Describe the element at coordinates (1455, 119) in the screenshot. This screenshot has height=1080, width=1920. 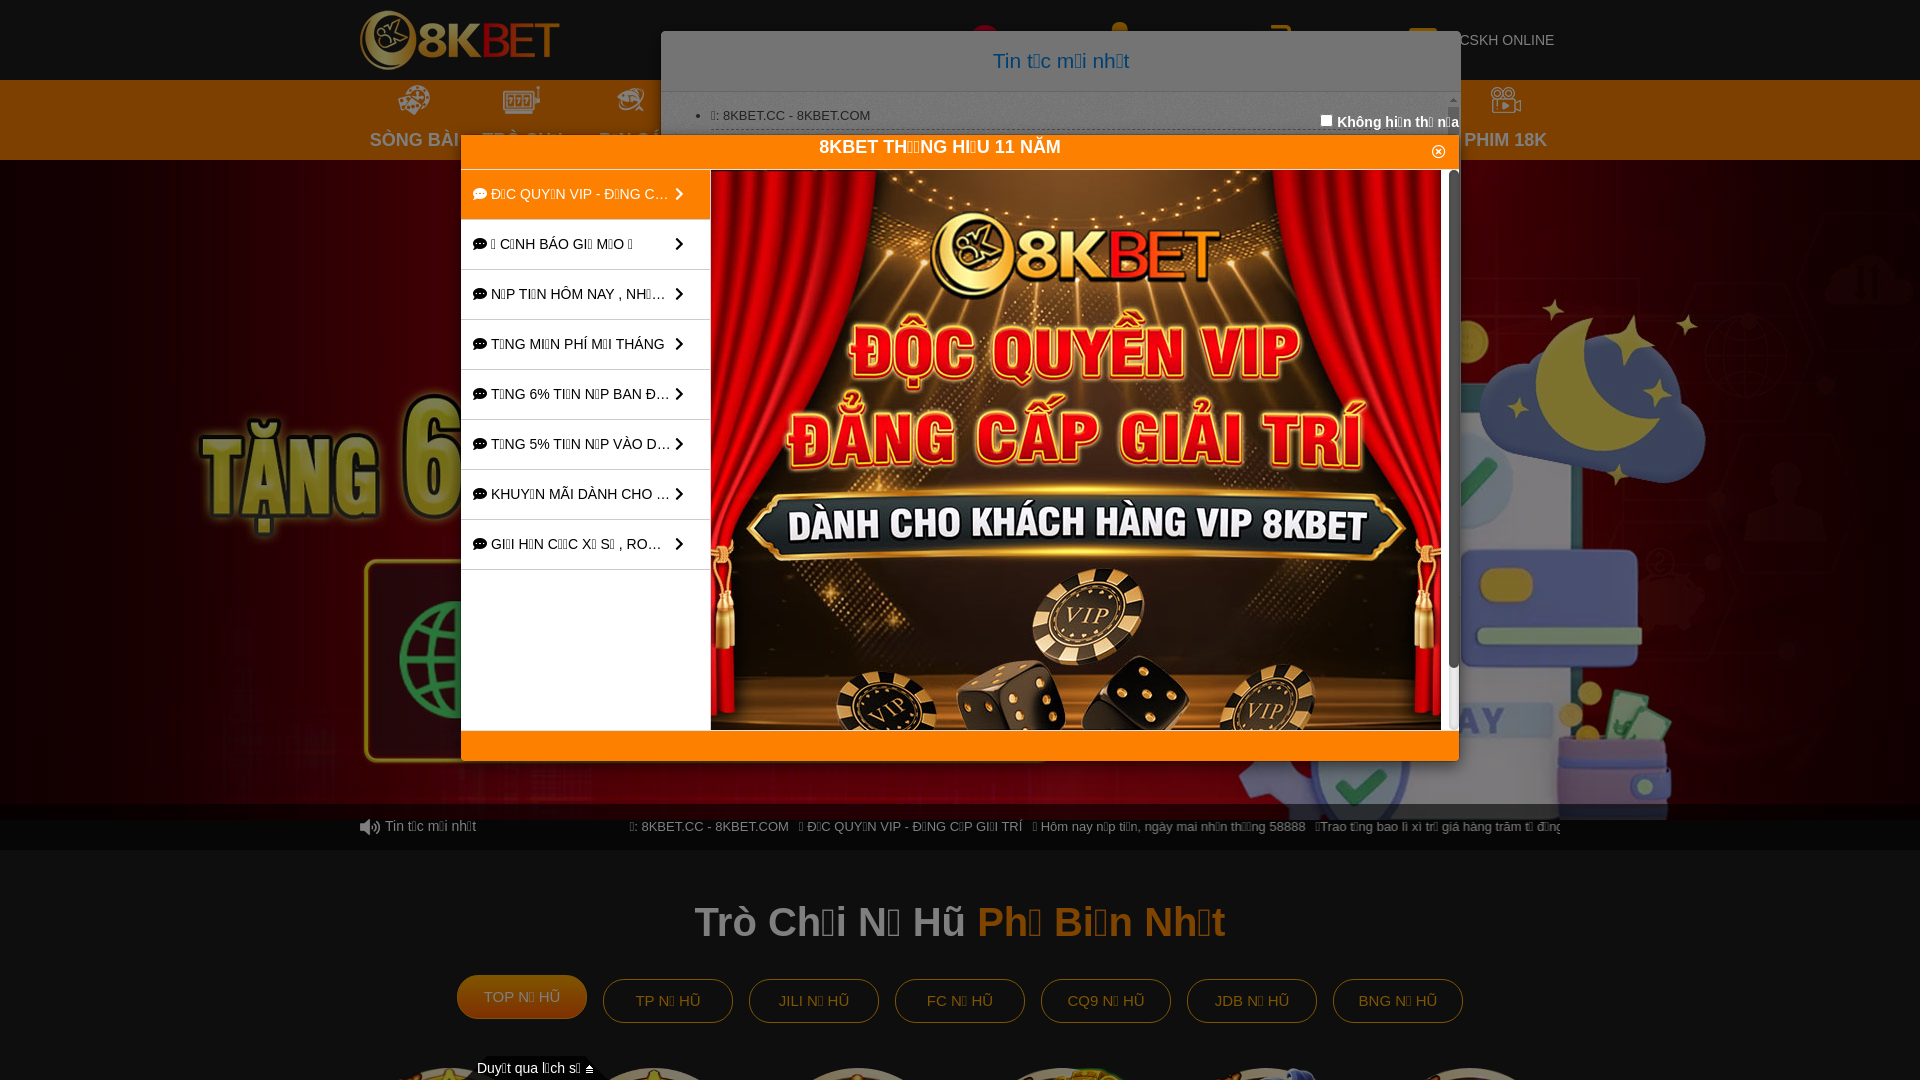
I see `'PHIM 18K'` at that location.